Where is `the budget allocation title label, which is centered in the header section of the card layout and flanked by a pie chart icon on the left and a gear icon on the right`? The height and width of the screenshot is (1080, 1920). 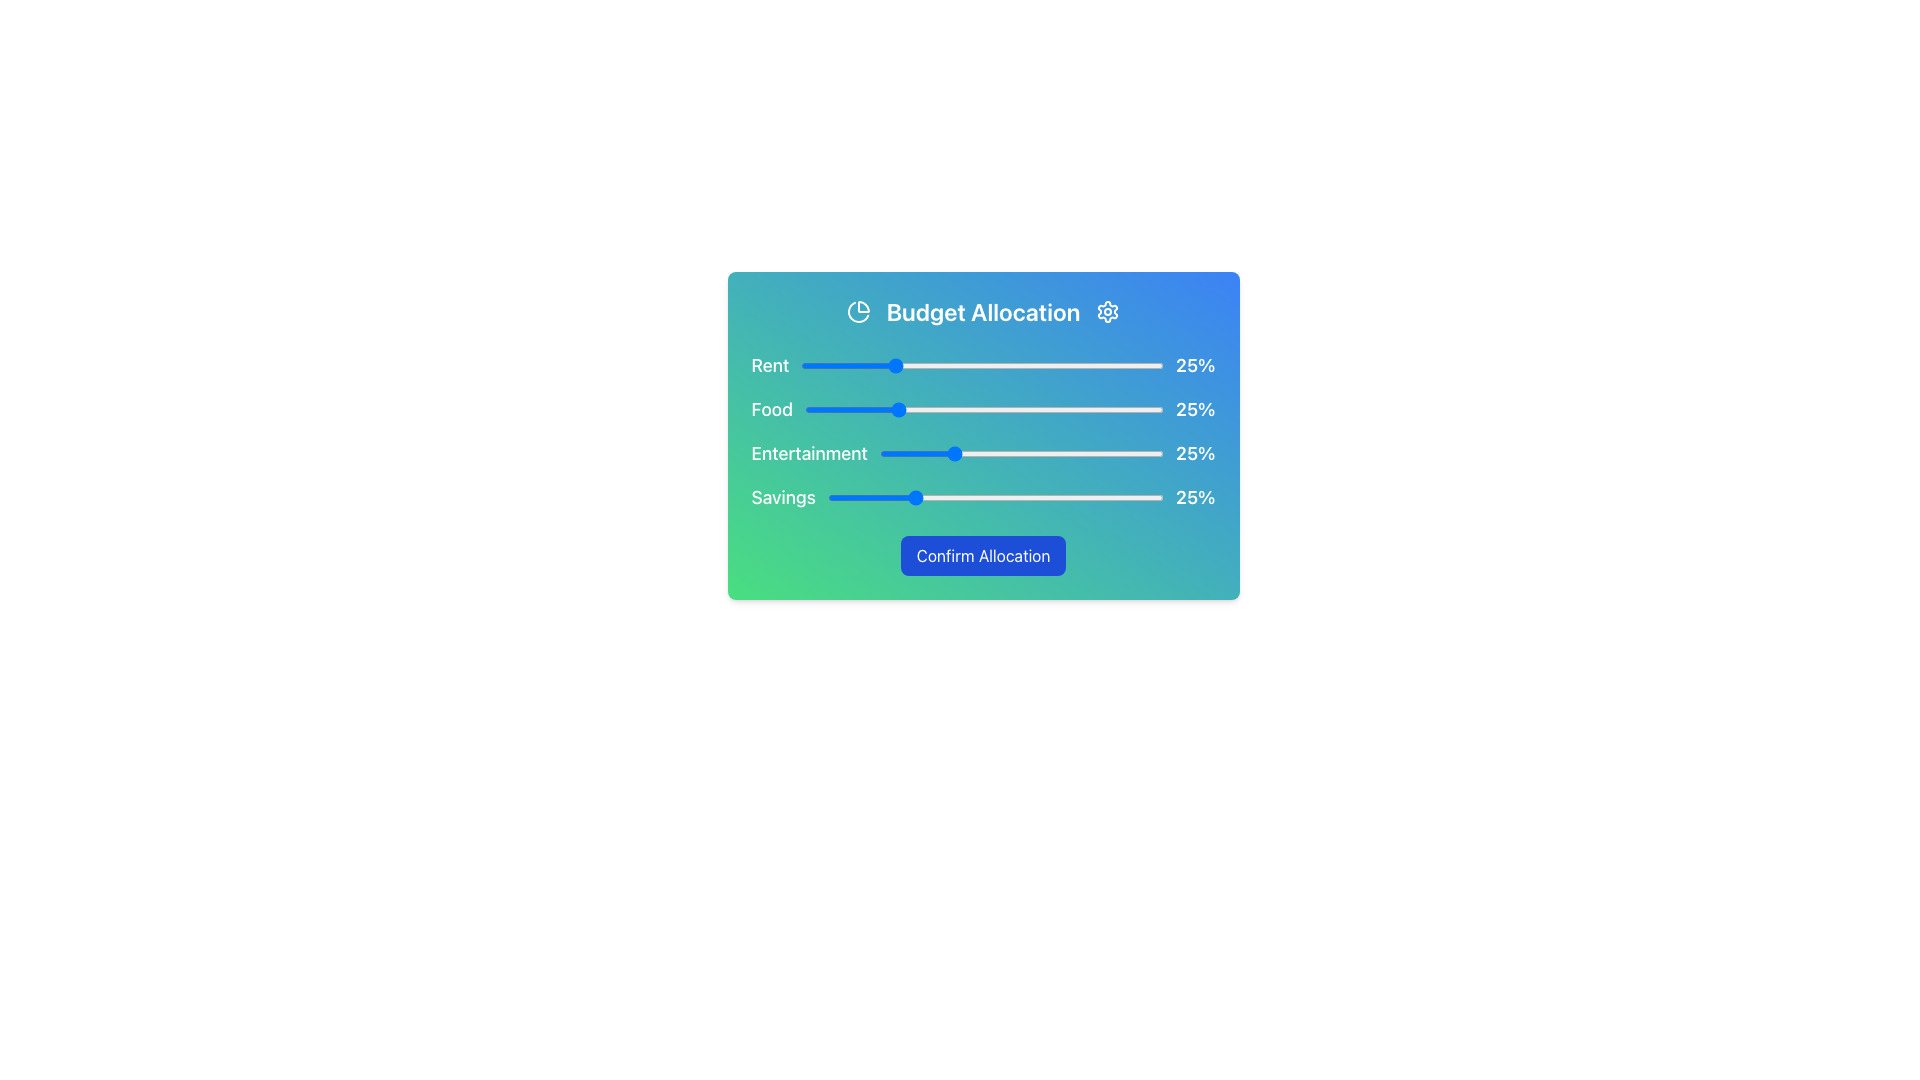 the budget allocation title label, which is centered in the header section of the card layout and flanked by a pie chart icon on the left and a gear icon on the right is located at coordinates (983, 312).